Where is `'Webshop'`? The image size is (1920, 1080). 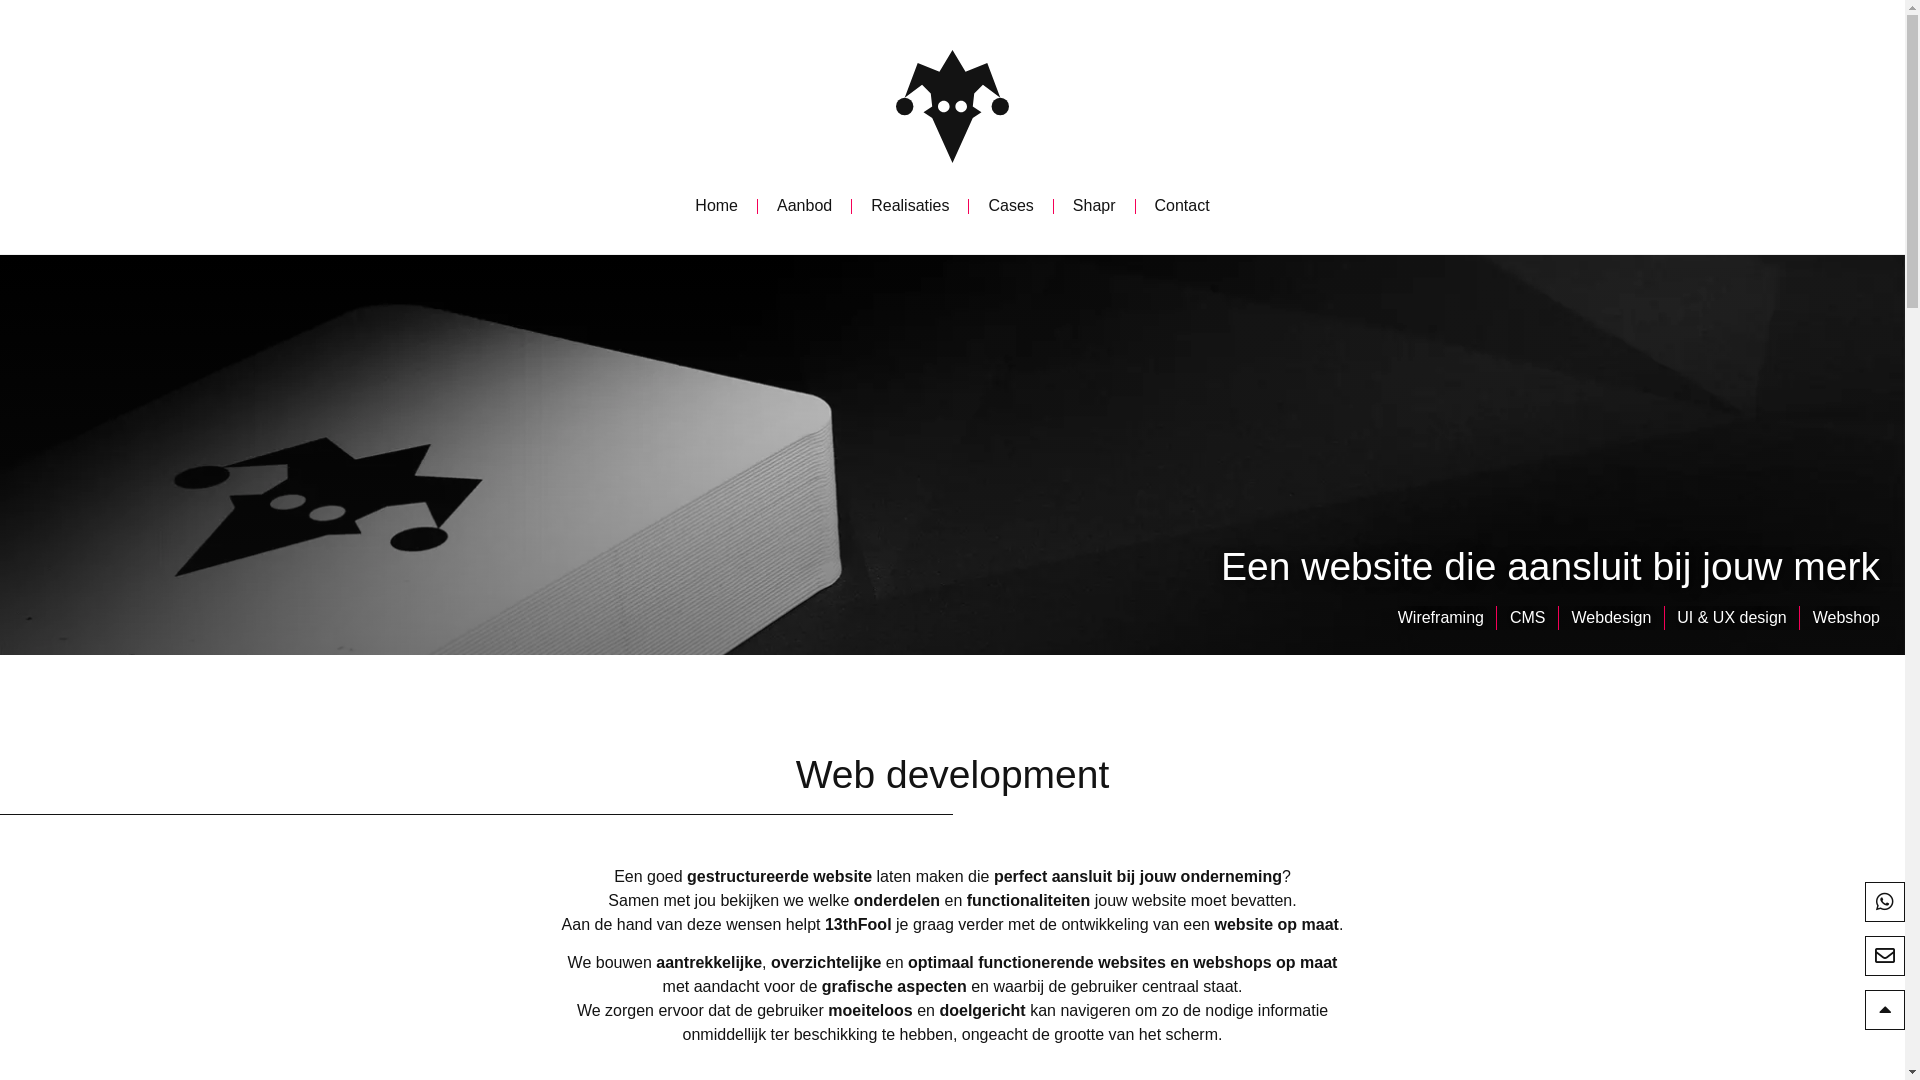
'Webshop' is located at coordinates (1845, 616).